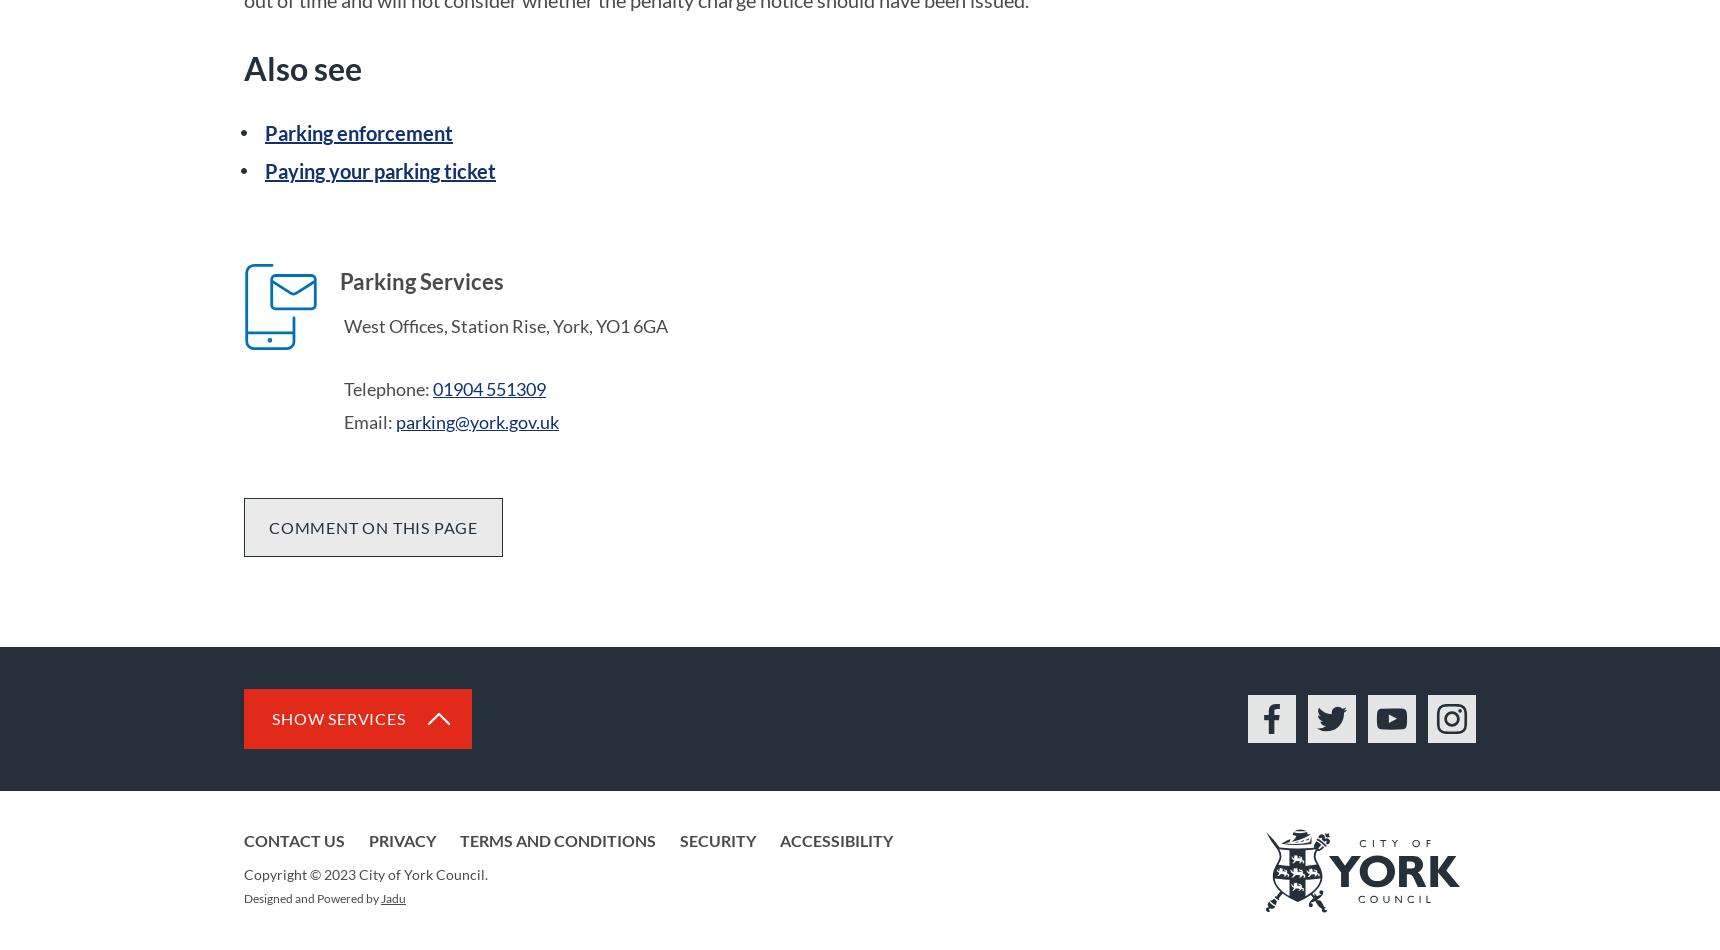 This screenshot has height=950, width=1720. I want to click on 'Parking Services', so click(421, 280).